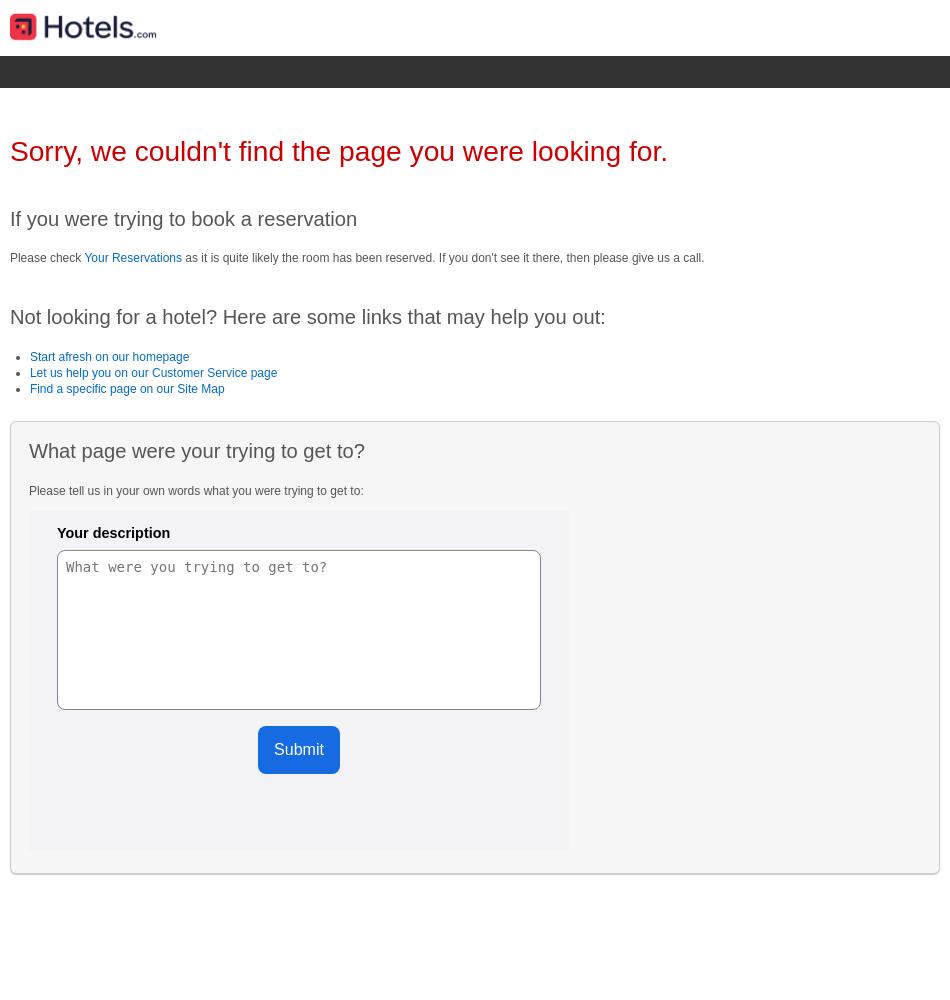  Describe the element at coordinates (306, 316) in the screenshot. I see `'Not looking for a hotel? Here are some links that may help you out:'` at that location.